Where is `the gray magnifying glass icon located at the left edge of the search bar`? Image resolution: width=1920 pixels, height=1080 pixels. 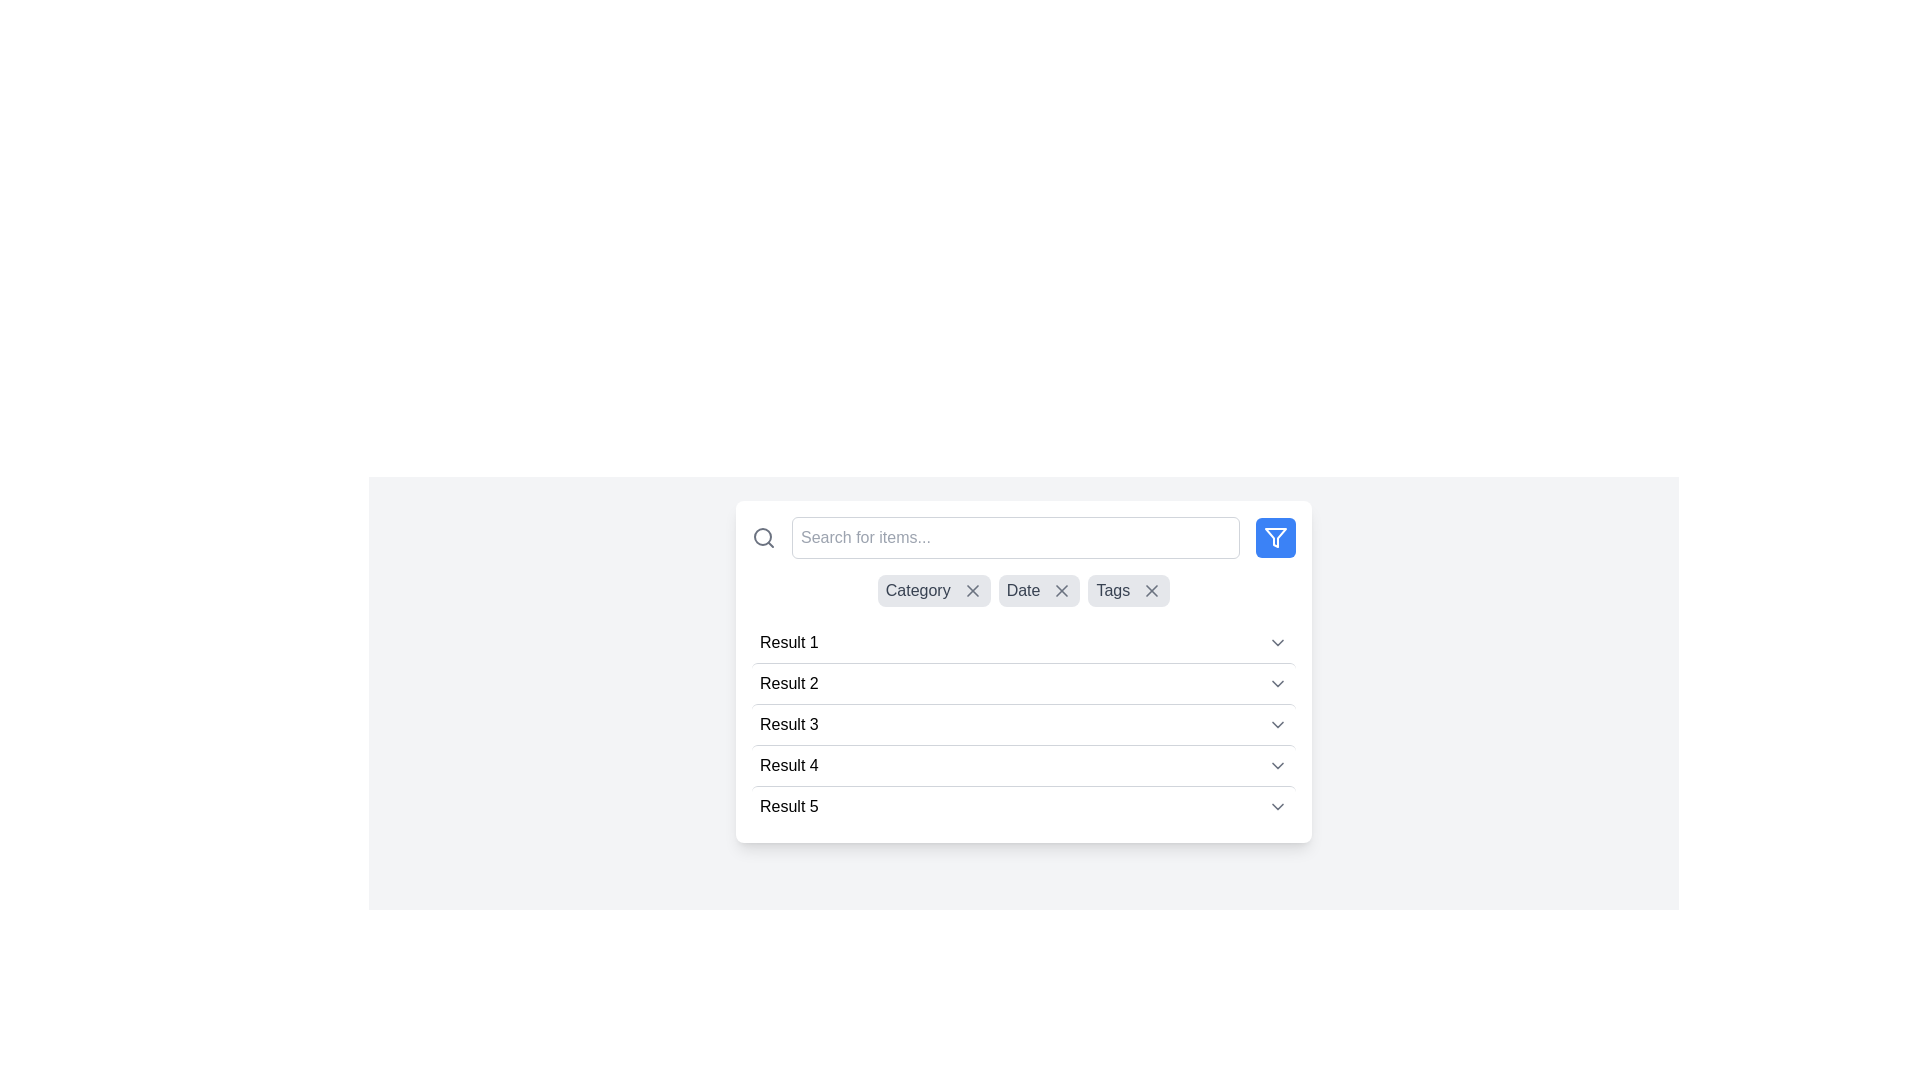
the gray magnifying glass icon located at the left edge of the search bar is located at coordinates (762, 536).